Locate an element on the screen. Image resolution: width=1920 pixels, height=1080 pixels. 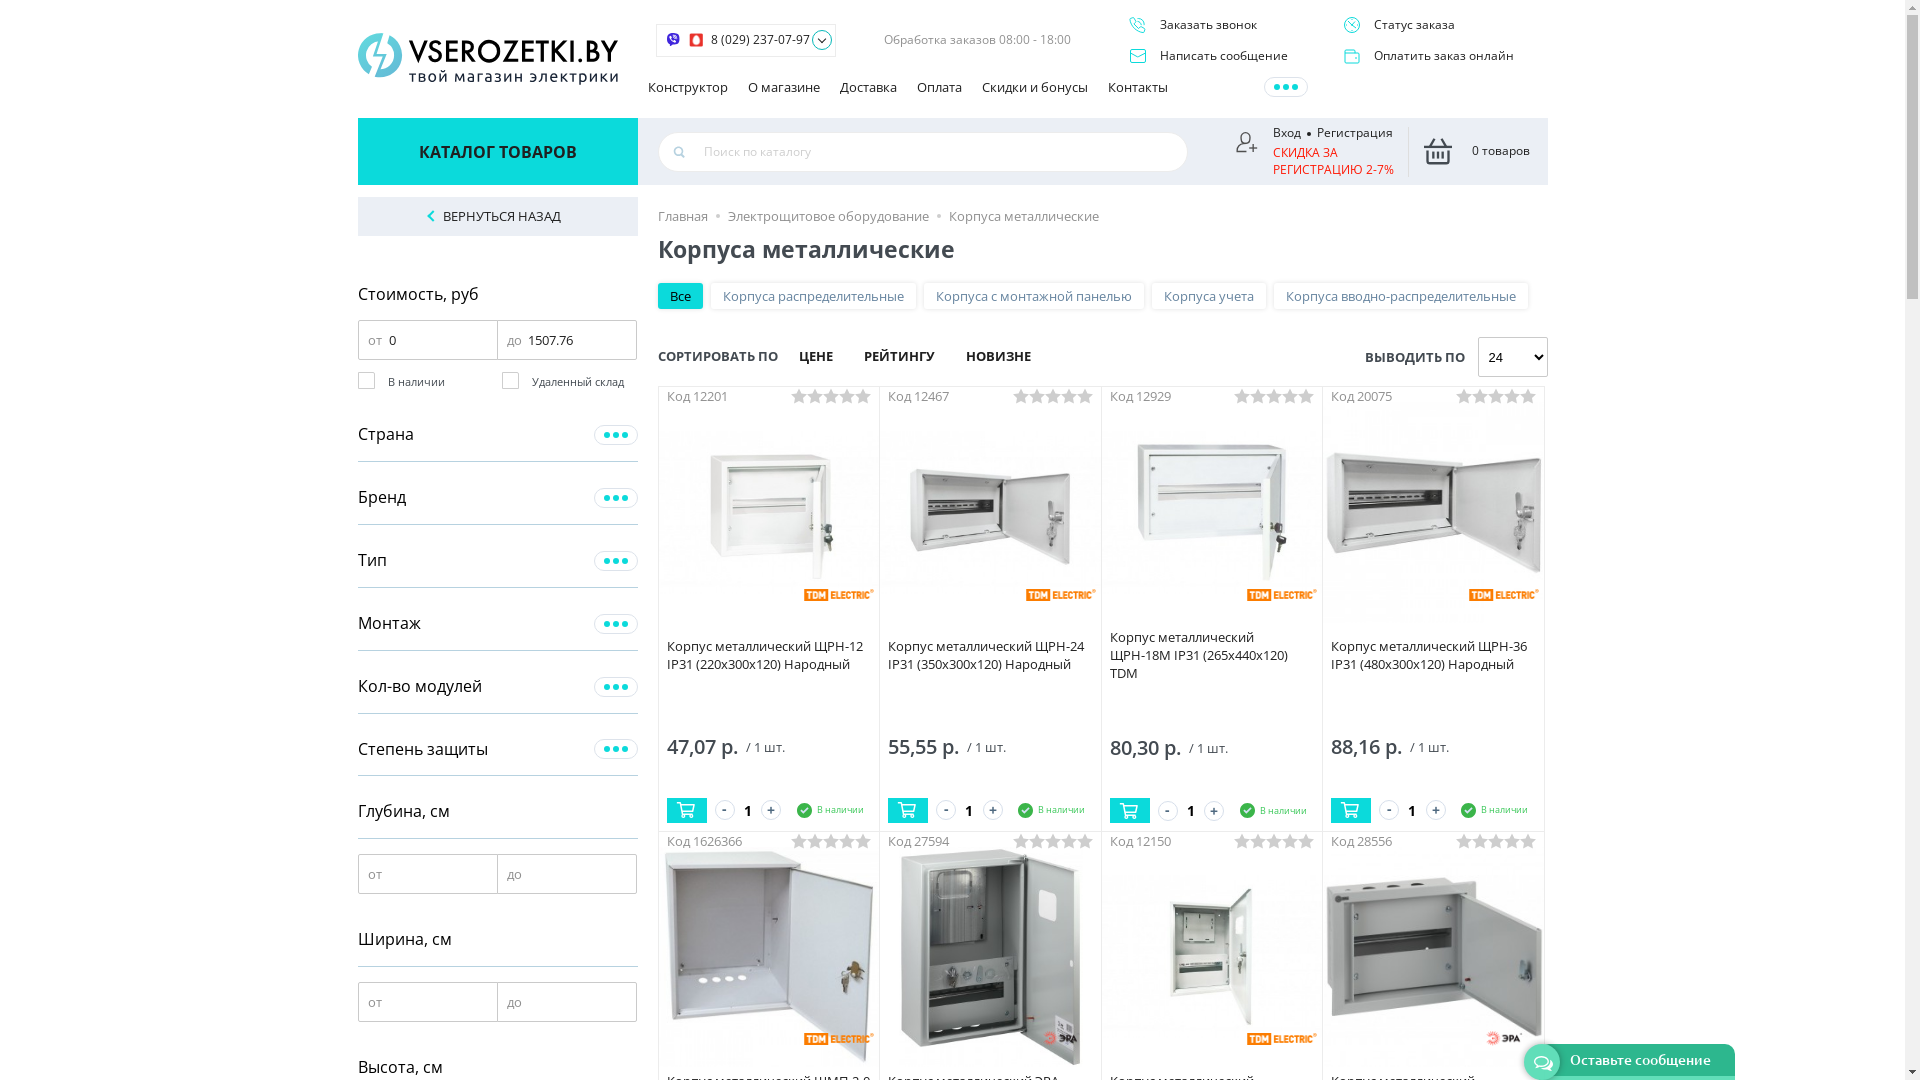
'+' is located at coordinates (1213, 810).